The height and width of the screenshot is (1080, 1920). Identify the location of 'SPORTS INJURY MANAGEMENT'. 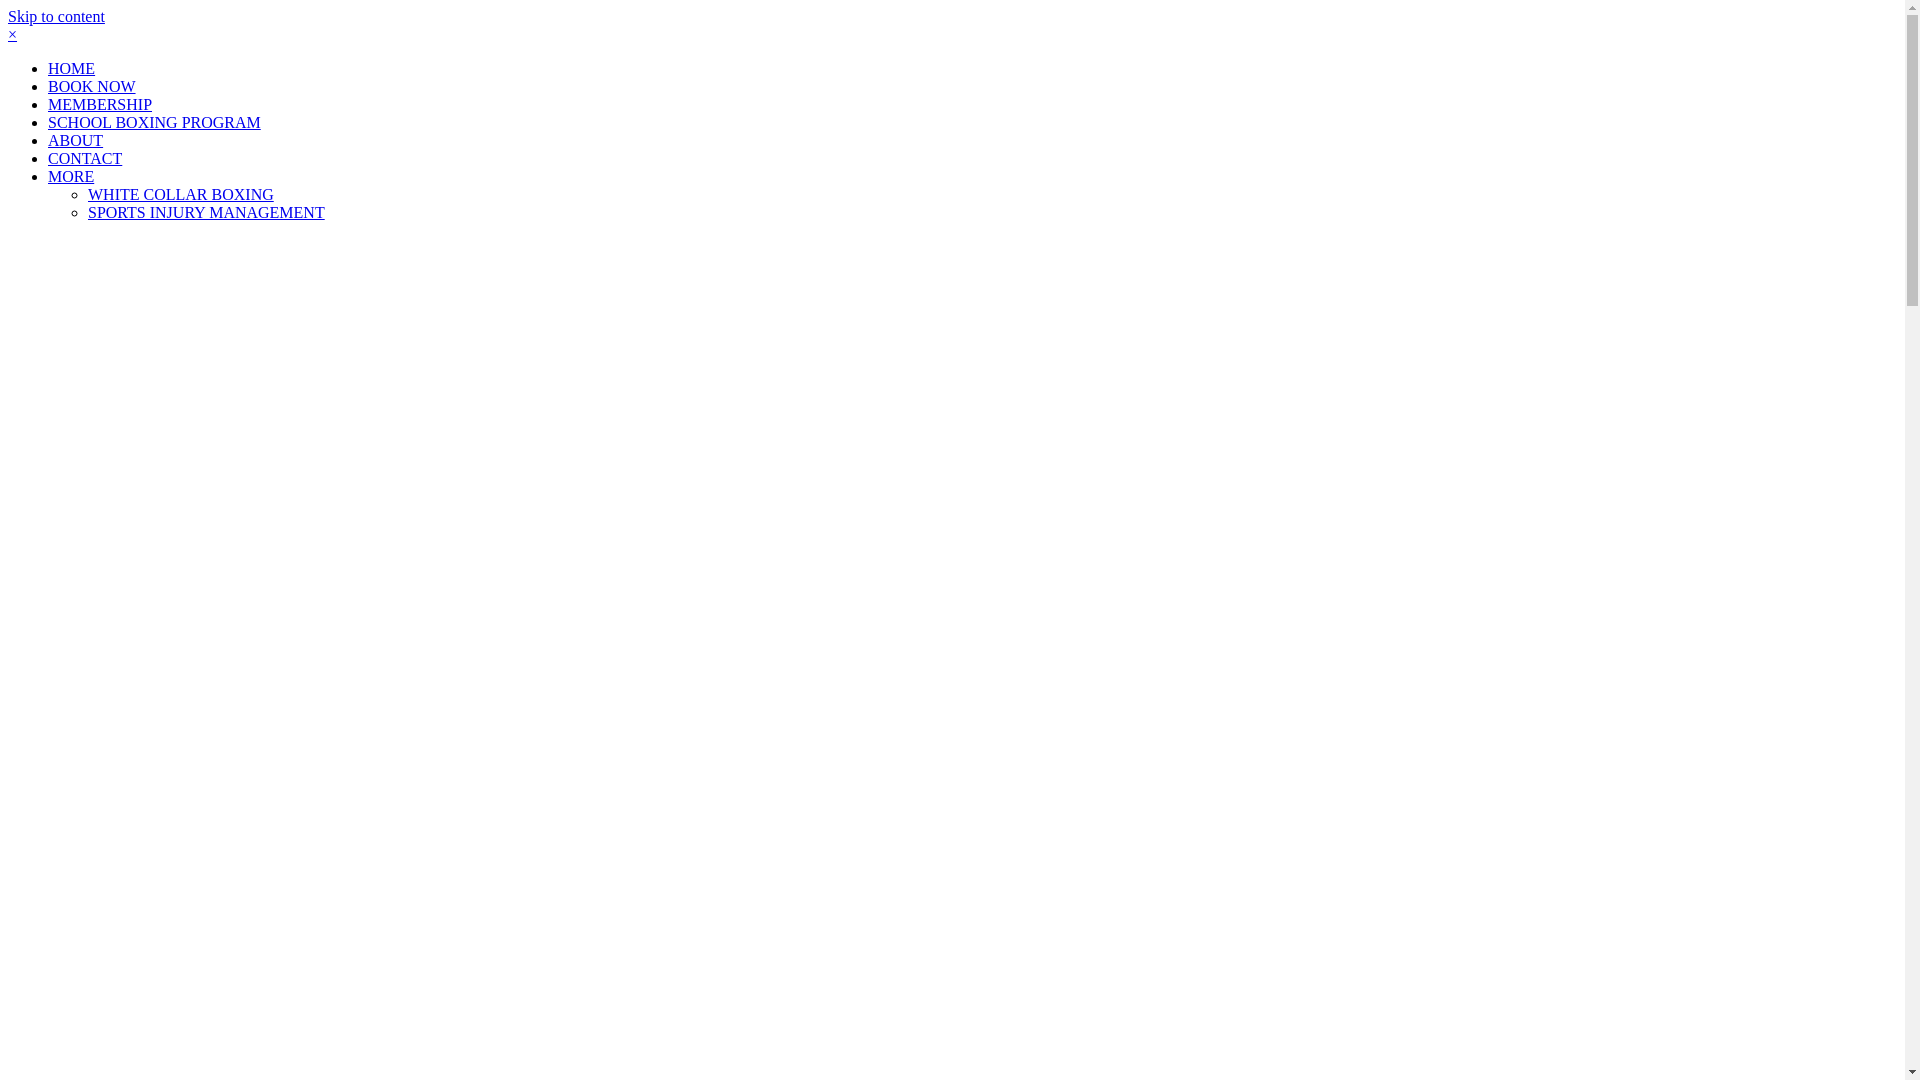
(206, 212).